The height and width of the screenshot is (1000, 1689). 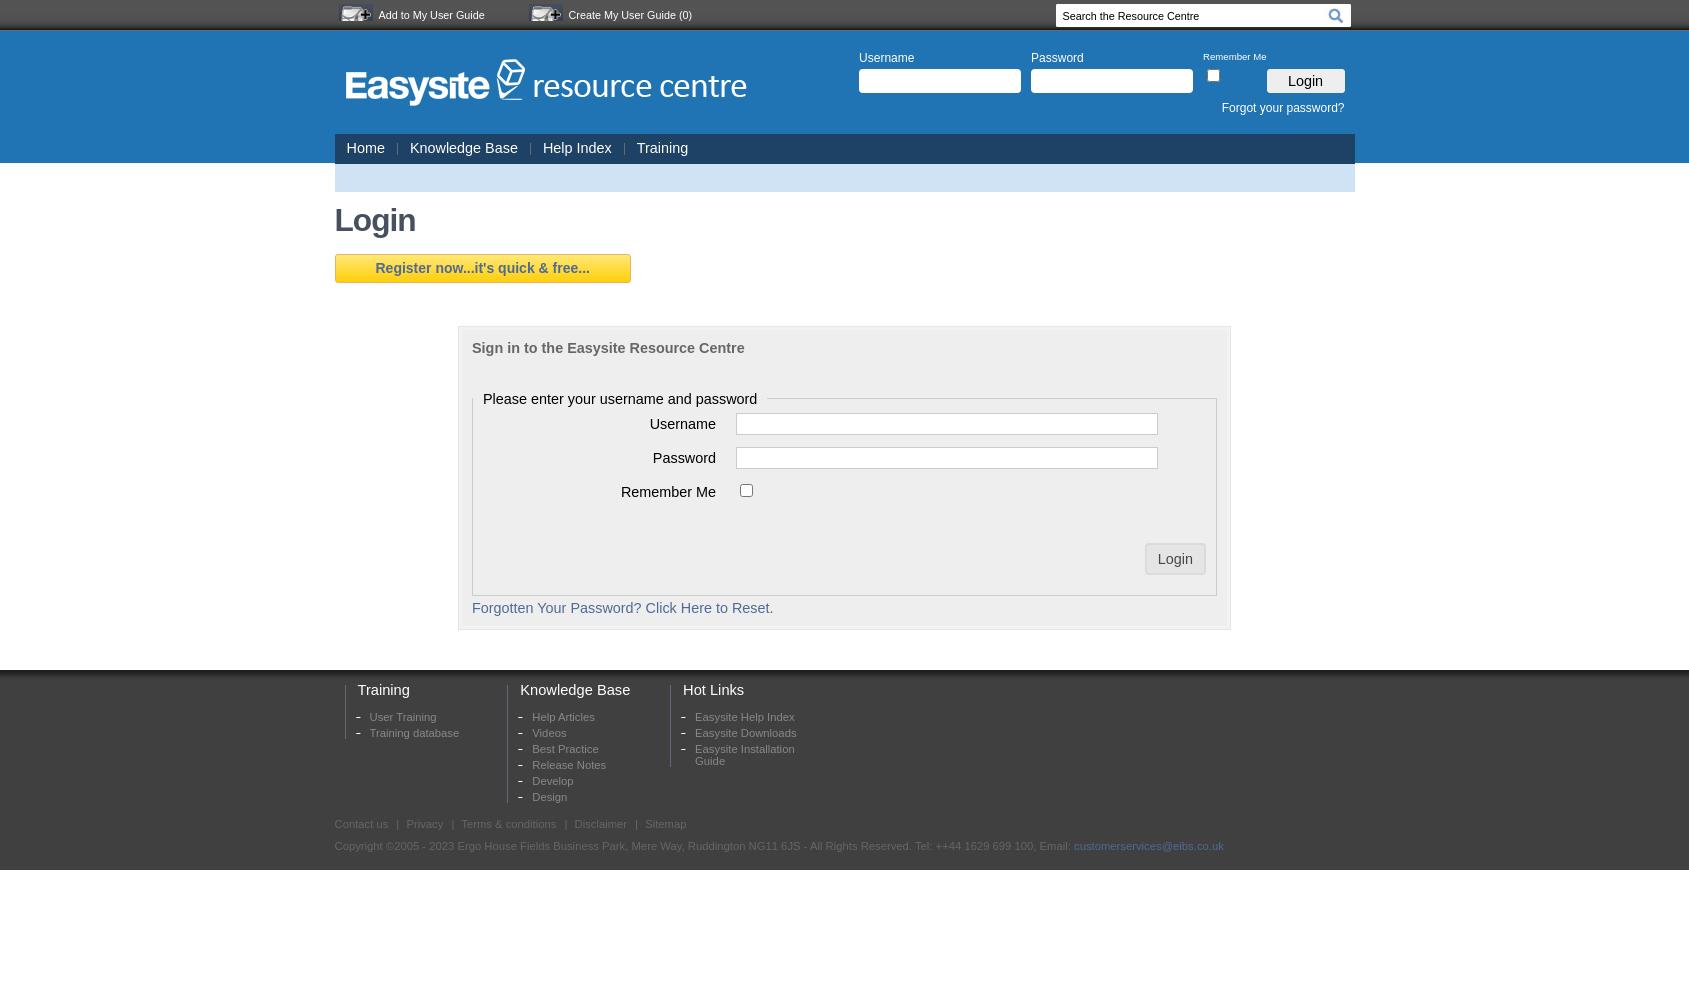 What do you see at coordinates (374, 218) in the screenshot?
I see `'Login'` at bounding box center [374, 218].